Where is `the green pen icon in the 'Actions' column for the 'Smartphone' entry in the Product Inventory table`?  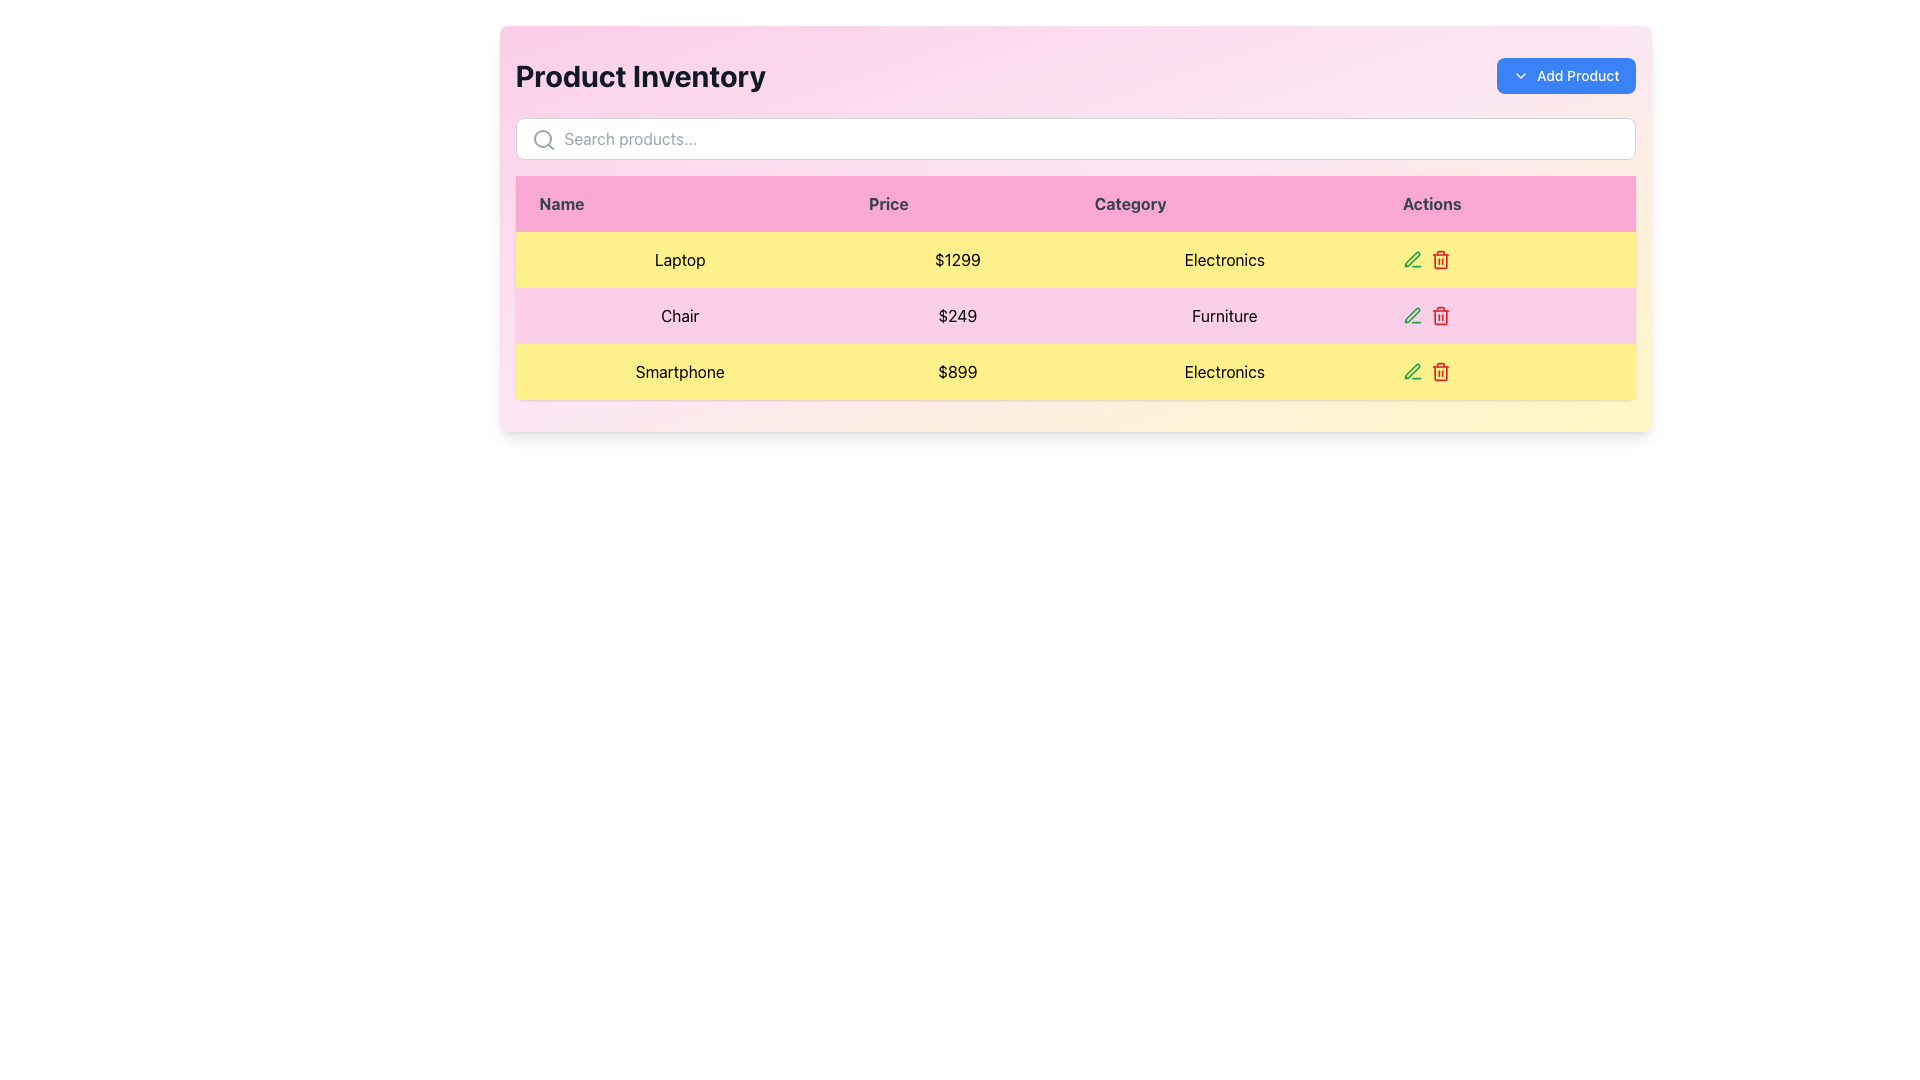
the green pen icon in the 'Actions' column for the 'Smartphone' entry in the Product Inventory table is located at coordinates (1411, 371).